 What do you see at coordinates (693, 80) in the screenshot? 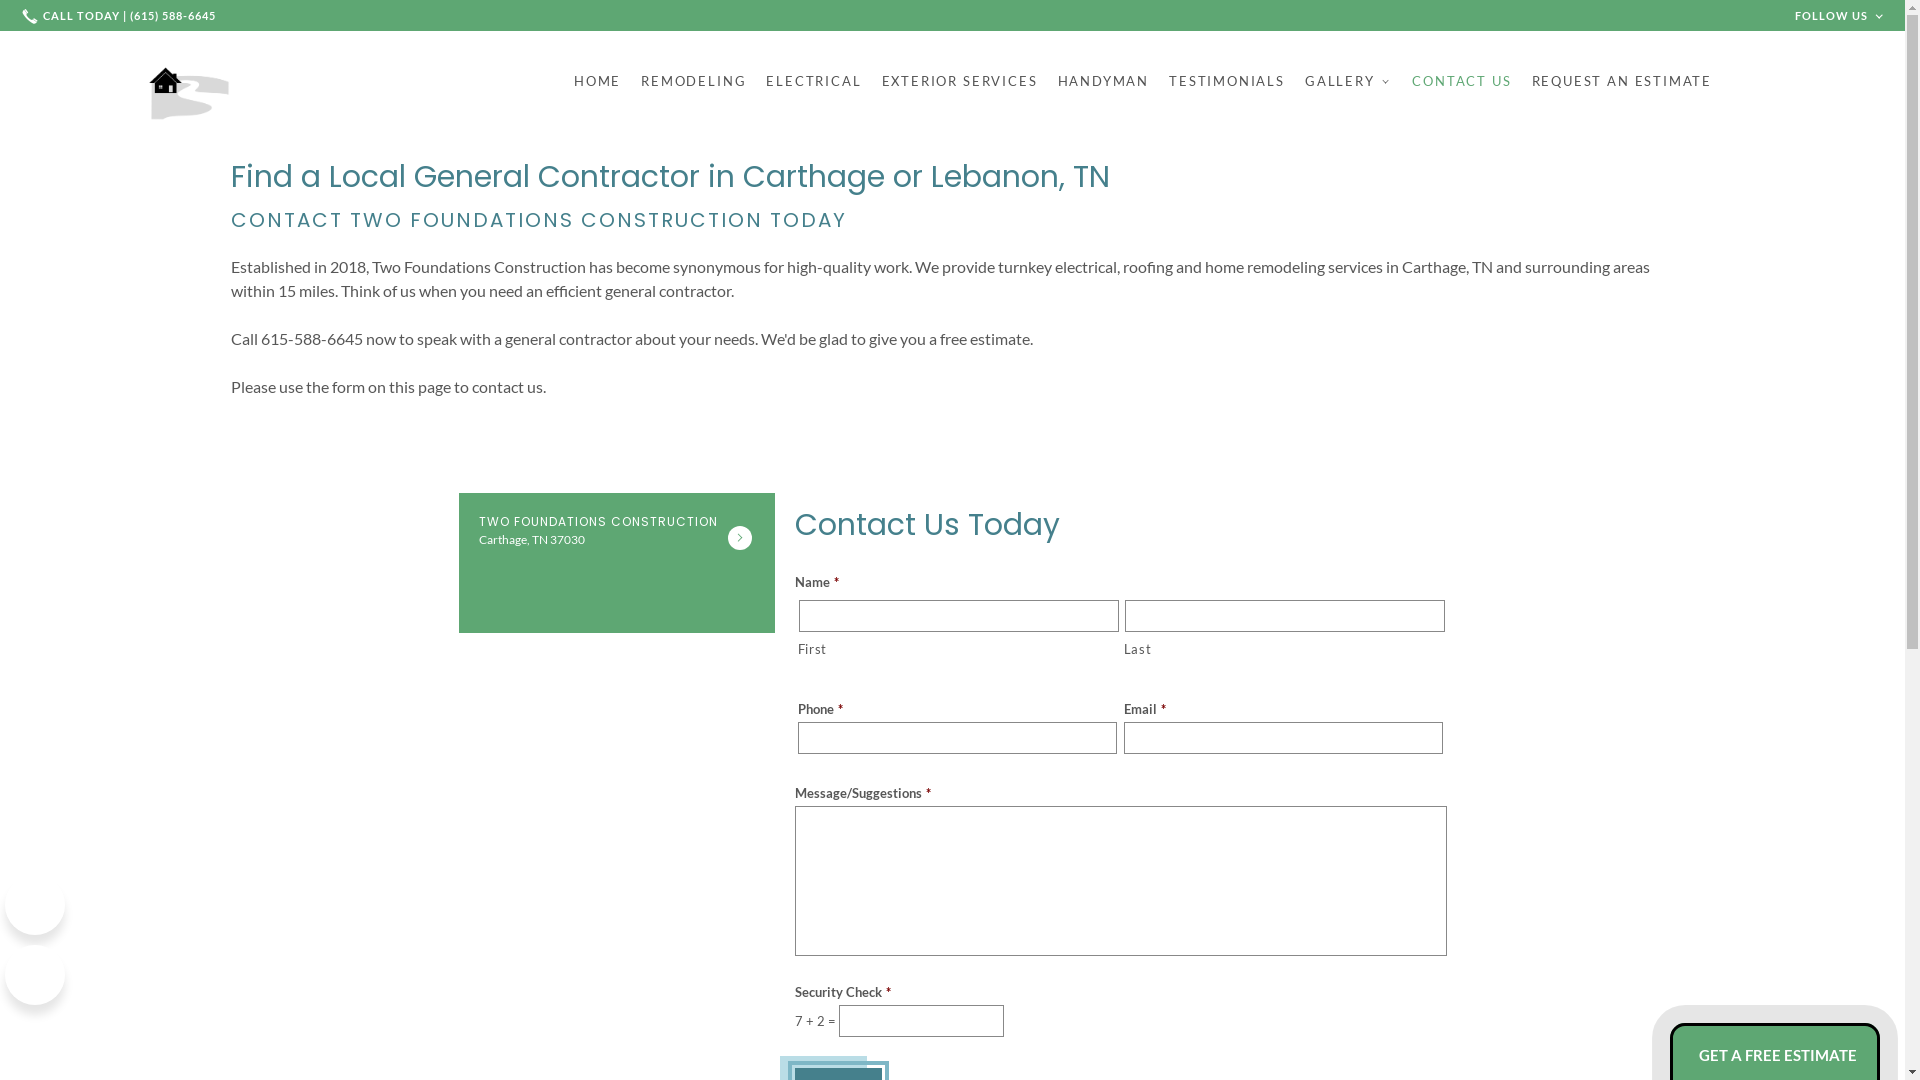
I see `'REMODELING'` at bounding box center [693, 80].